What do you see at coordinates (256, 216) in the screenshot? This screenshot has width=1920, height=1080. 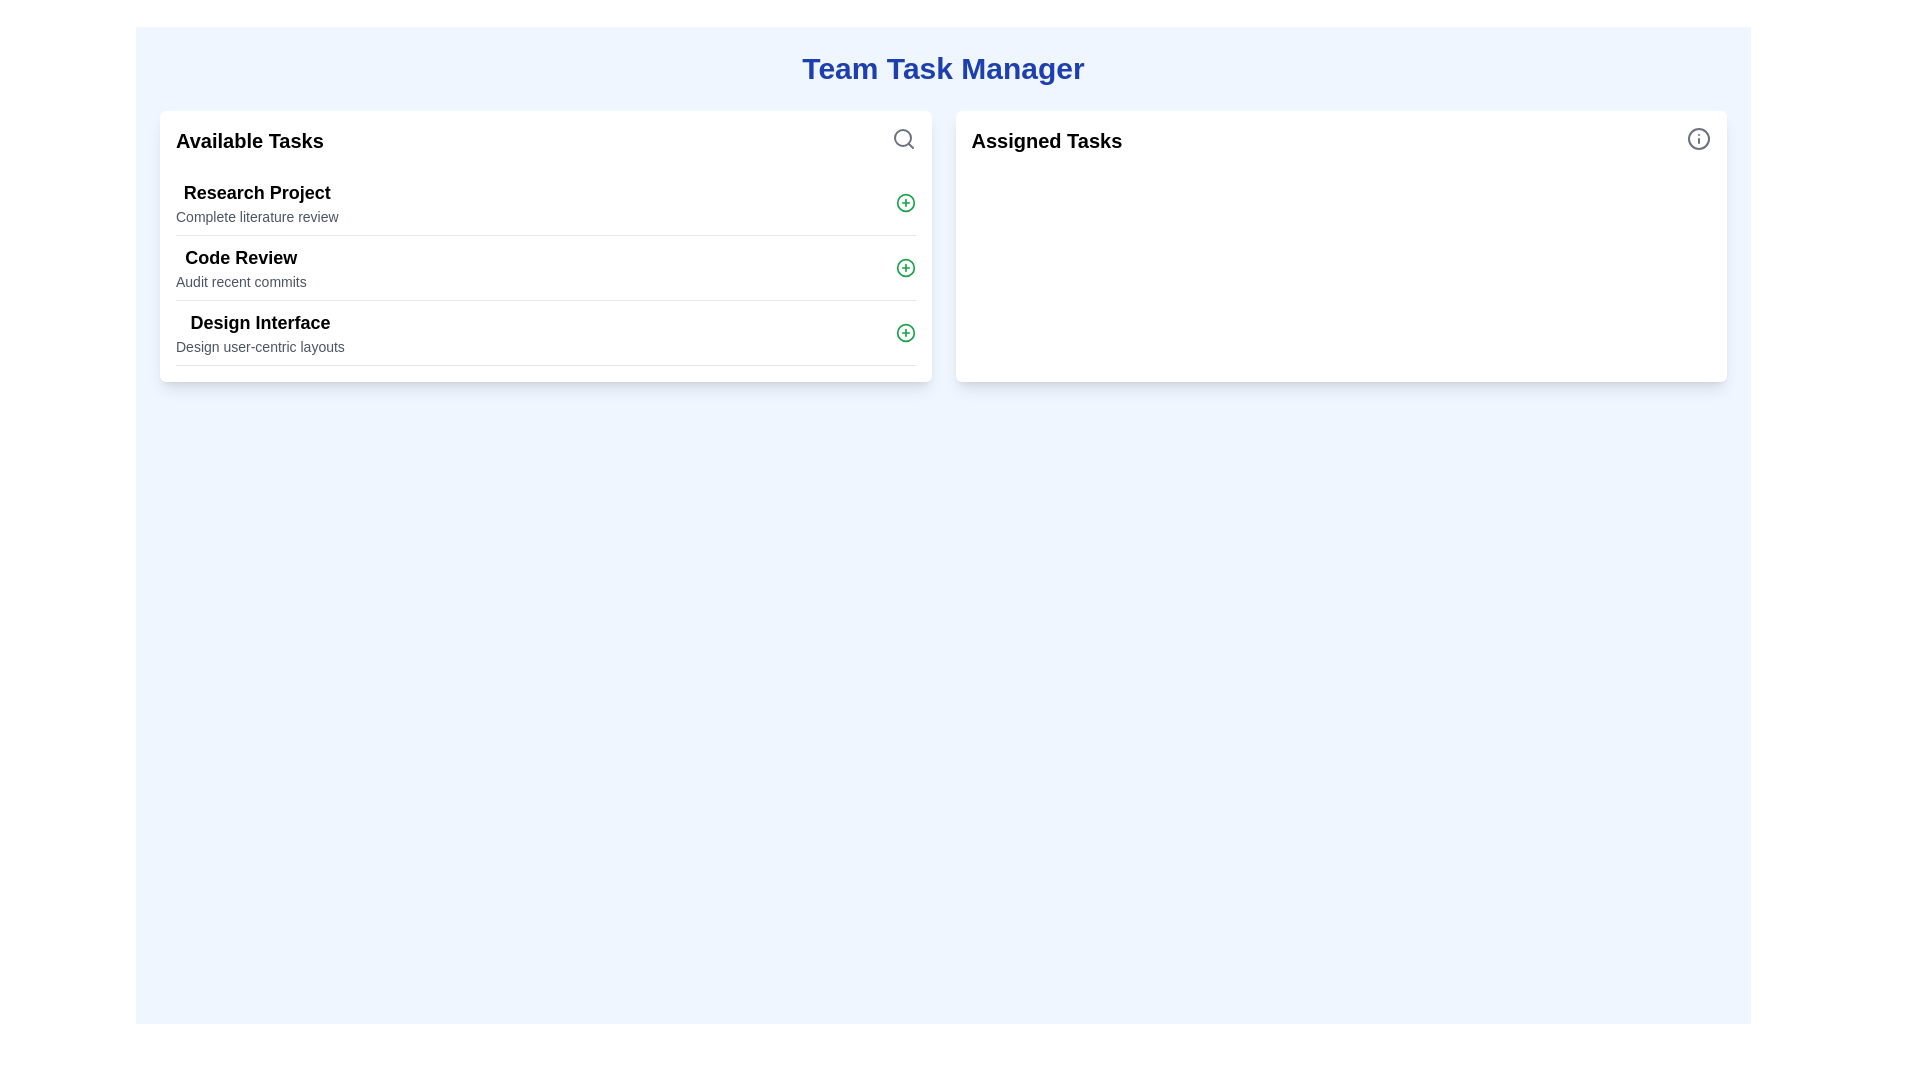 I see `the text label reading 'Complete literature review' located under the 'Research Project' heading in the 'Available Tasks' section of the left panel` at bounding box center [256, 216].